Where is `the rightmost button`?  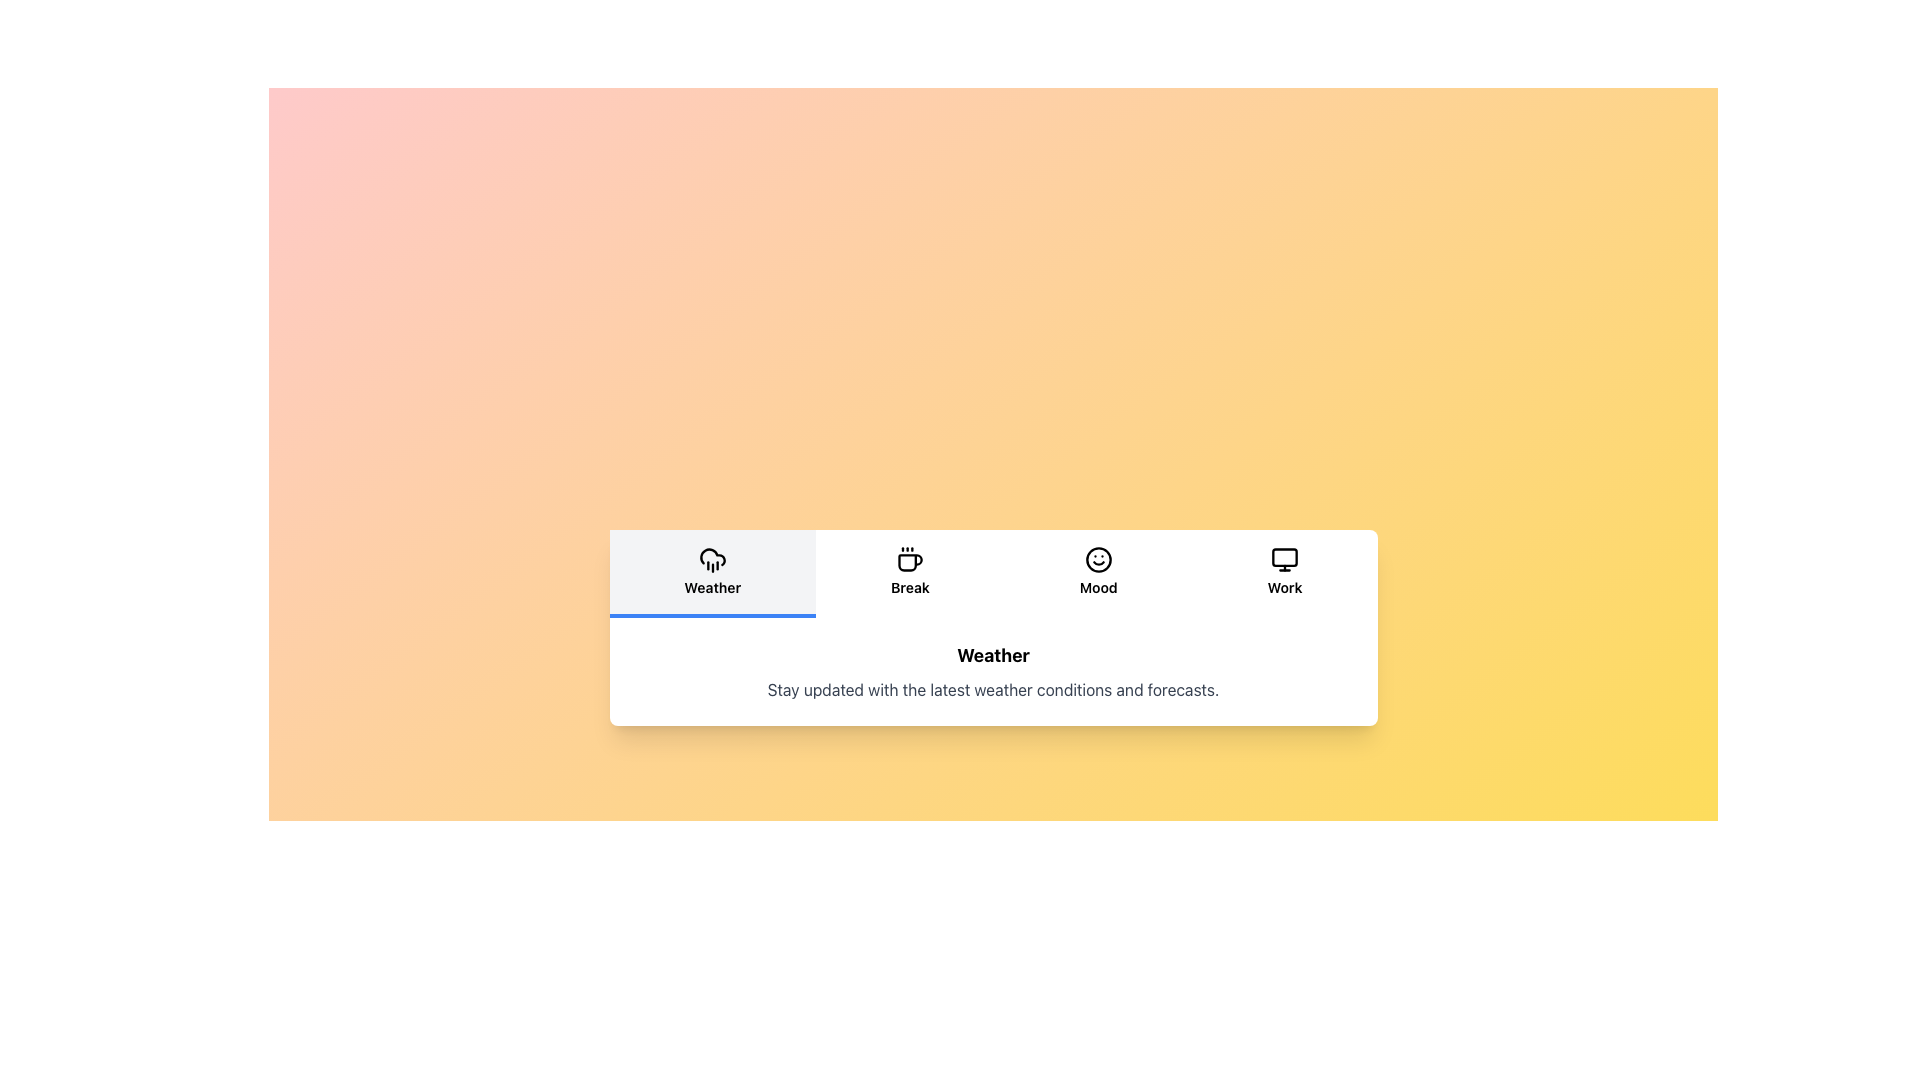
the rightmost button is located at coordinates (1285, 574).